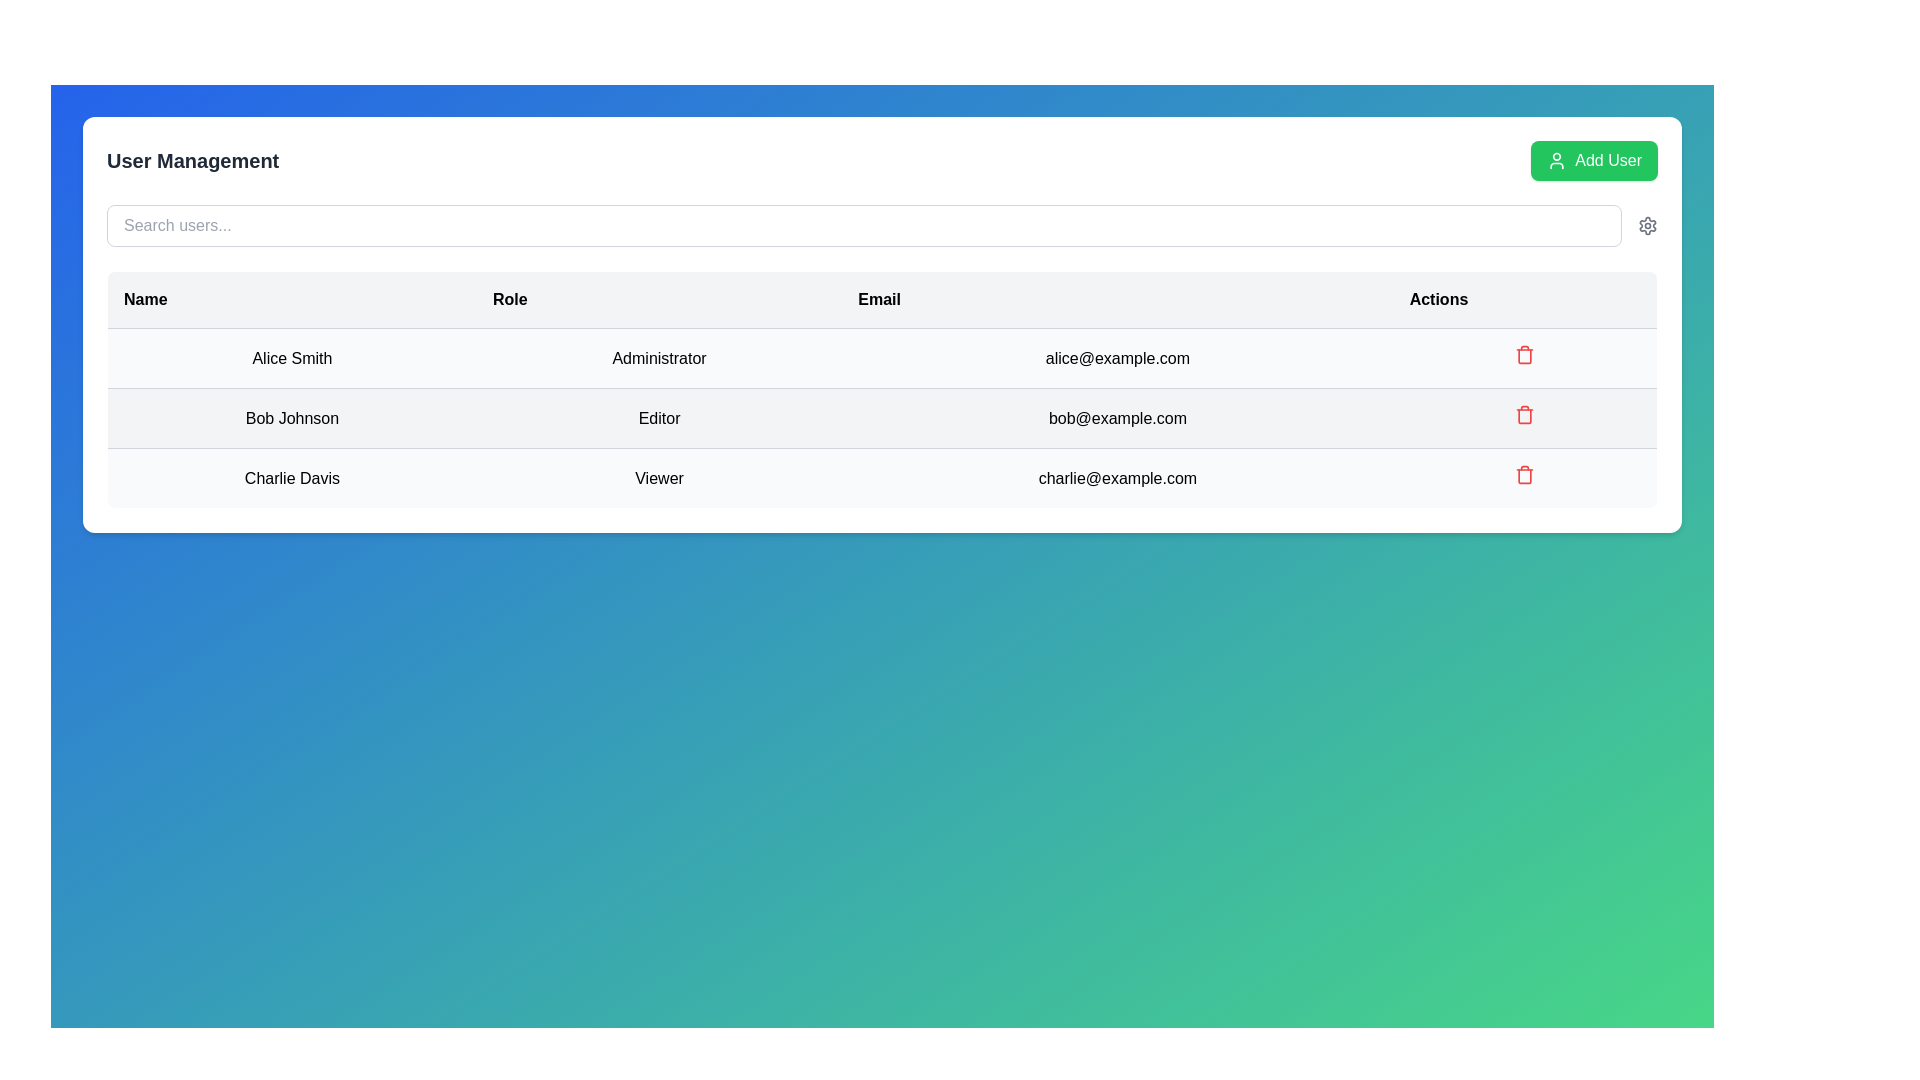 Image resolution: width=1920 pixels, height=1080 pixels. What do you see at coordinates (291, 417) in the screenshot?
I see `text of the Text Label that displays the name 'Bob Johnson', located in the first cell of the row for user information, positioned vertically between the rows for 'Alice Smith' and 'Charlie Davis'` at bounding box center [291, 417].